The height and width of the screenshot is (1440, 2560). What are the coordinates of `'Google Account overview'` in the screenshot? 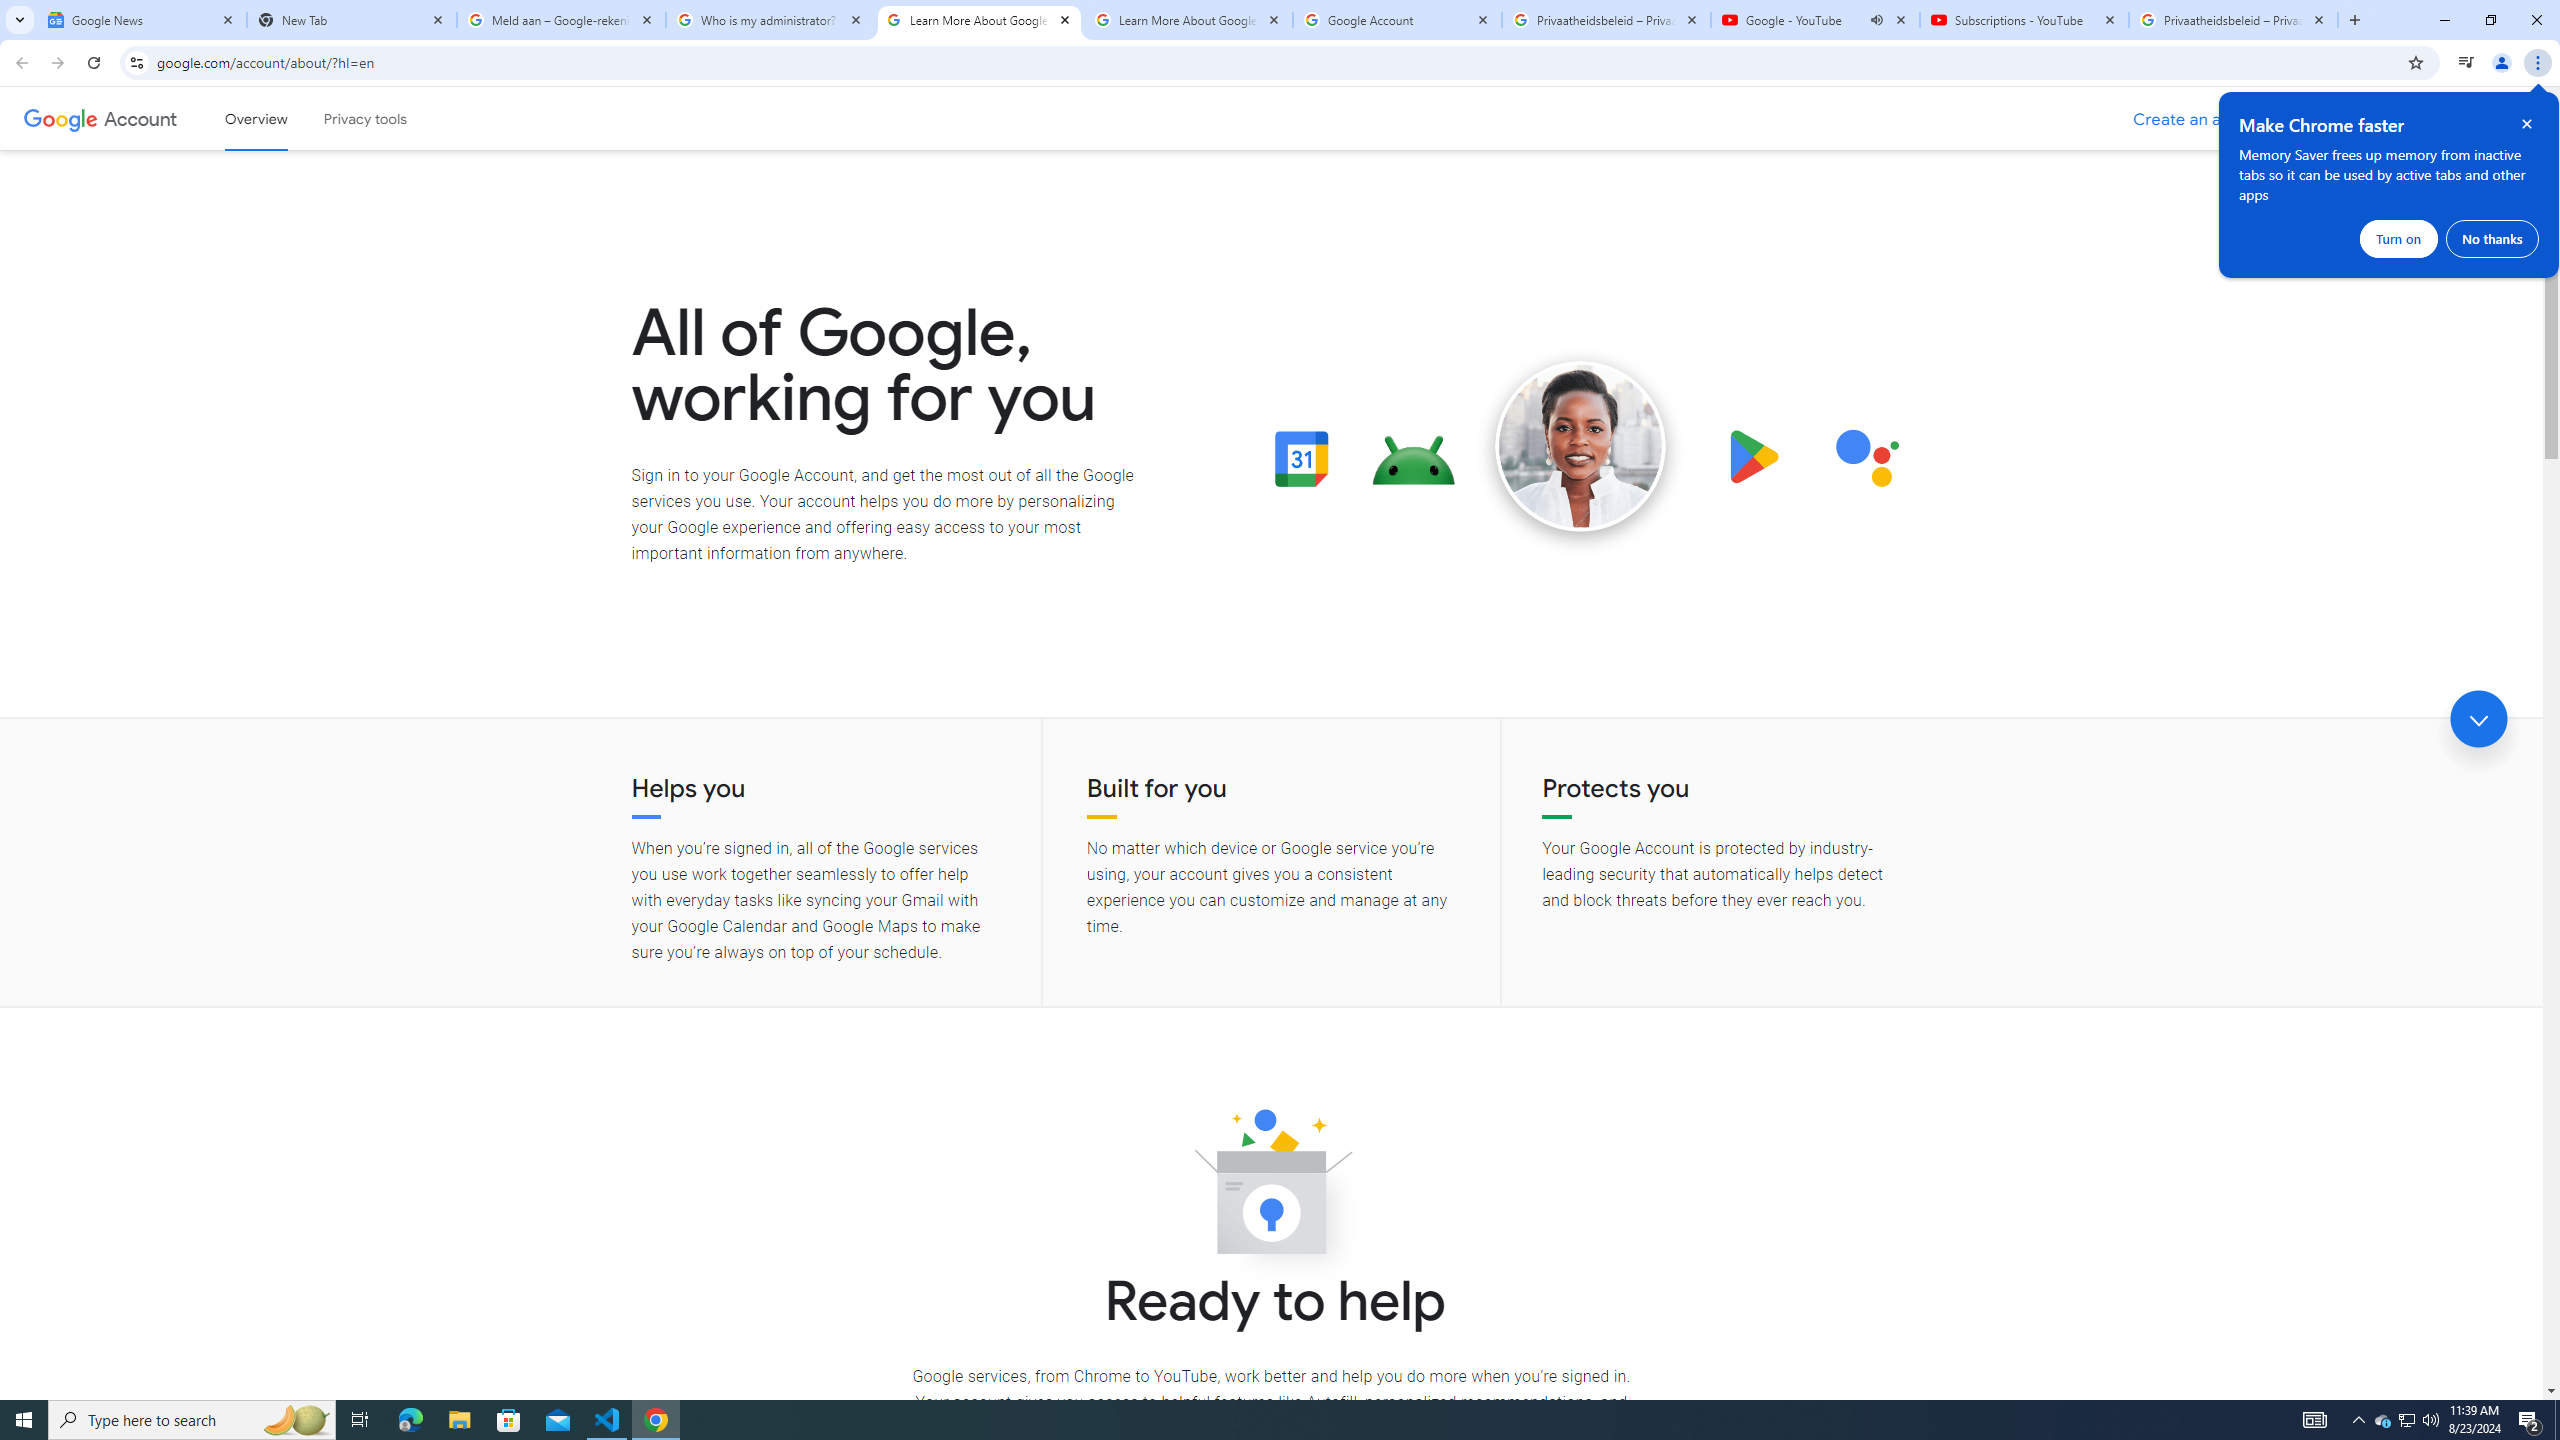 It's located at (256, 118).